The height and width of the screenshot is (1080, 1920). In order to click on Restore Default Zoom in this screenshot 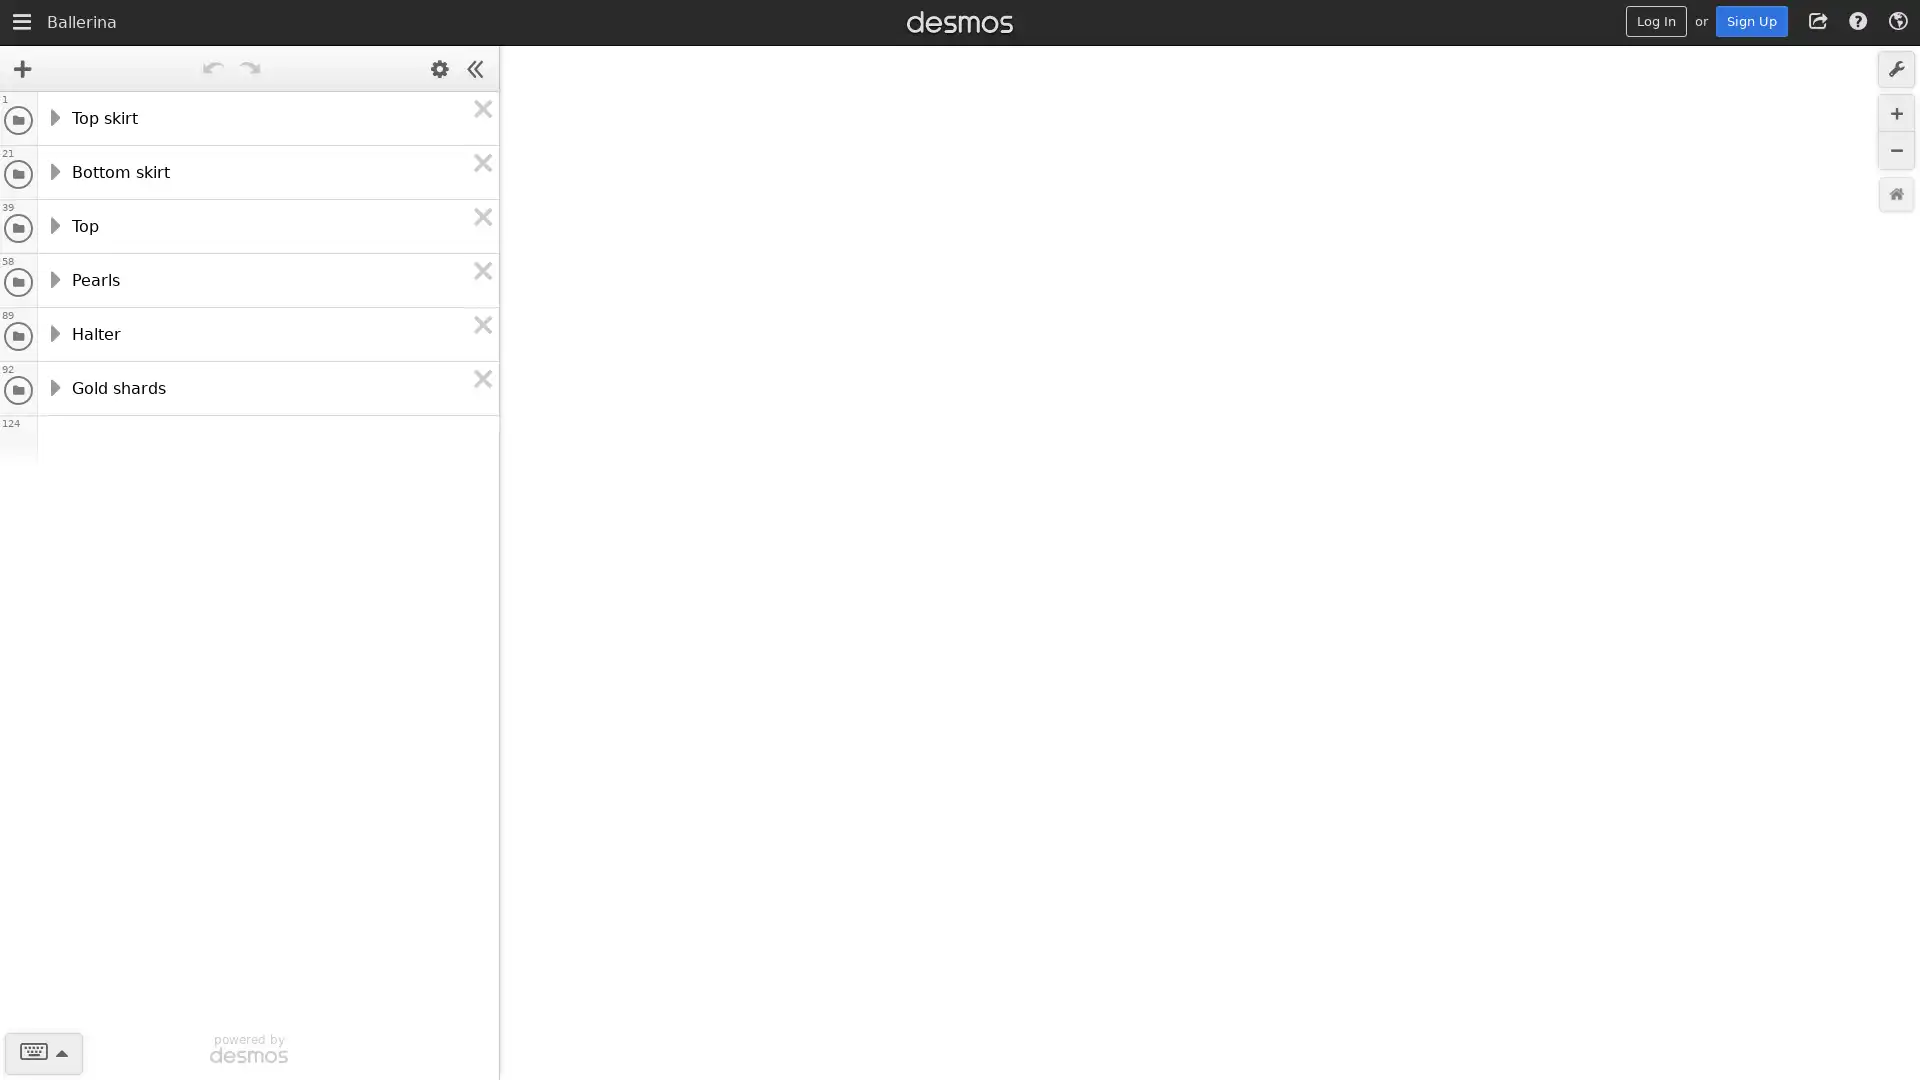, I will do `click(1895, 194)`.